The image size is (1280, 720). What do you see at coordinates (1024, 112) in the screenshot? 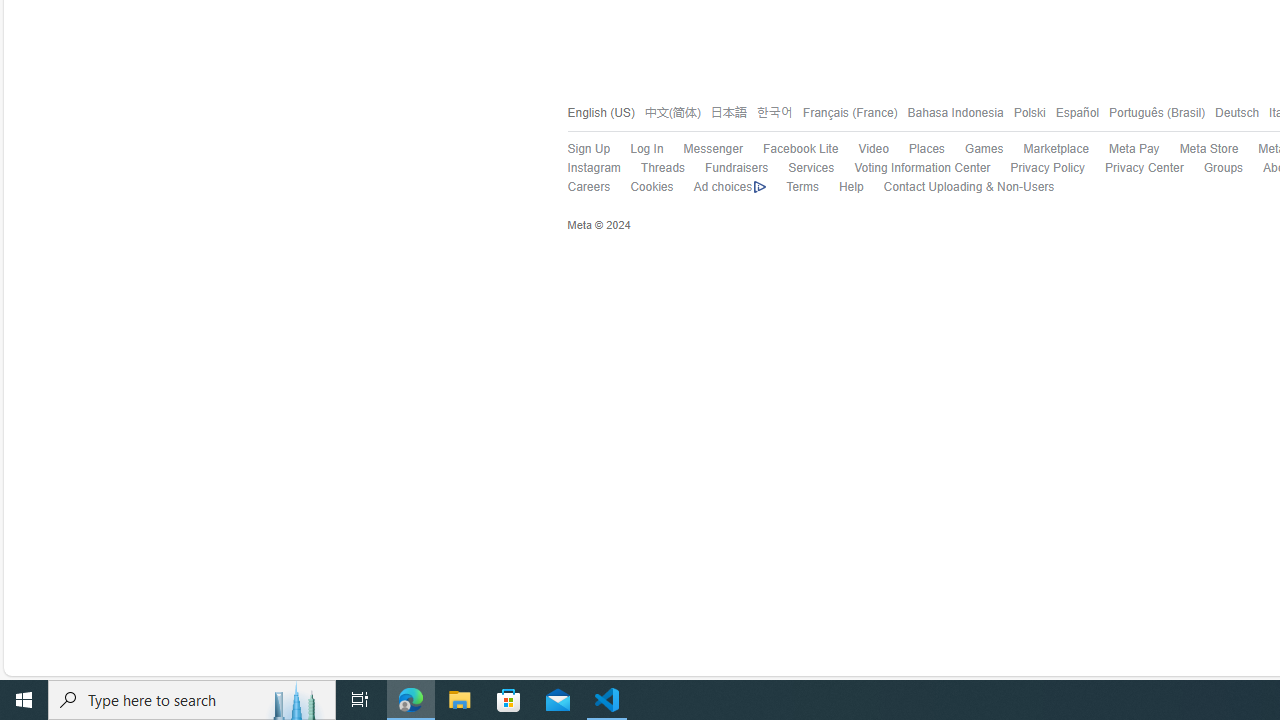
I see `'Polski'` at bounding box center [1024, 112].